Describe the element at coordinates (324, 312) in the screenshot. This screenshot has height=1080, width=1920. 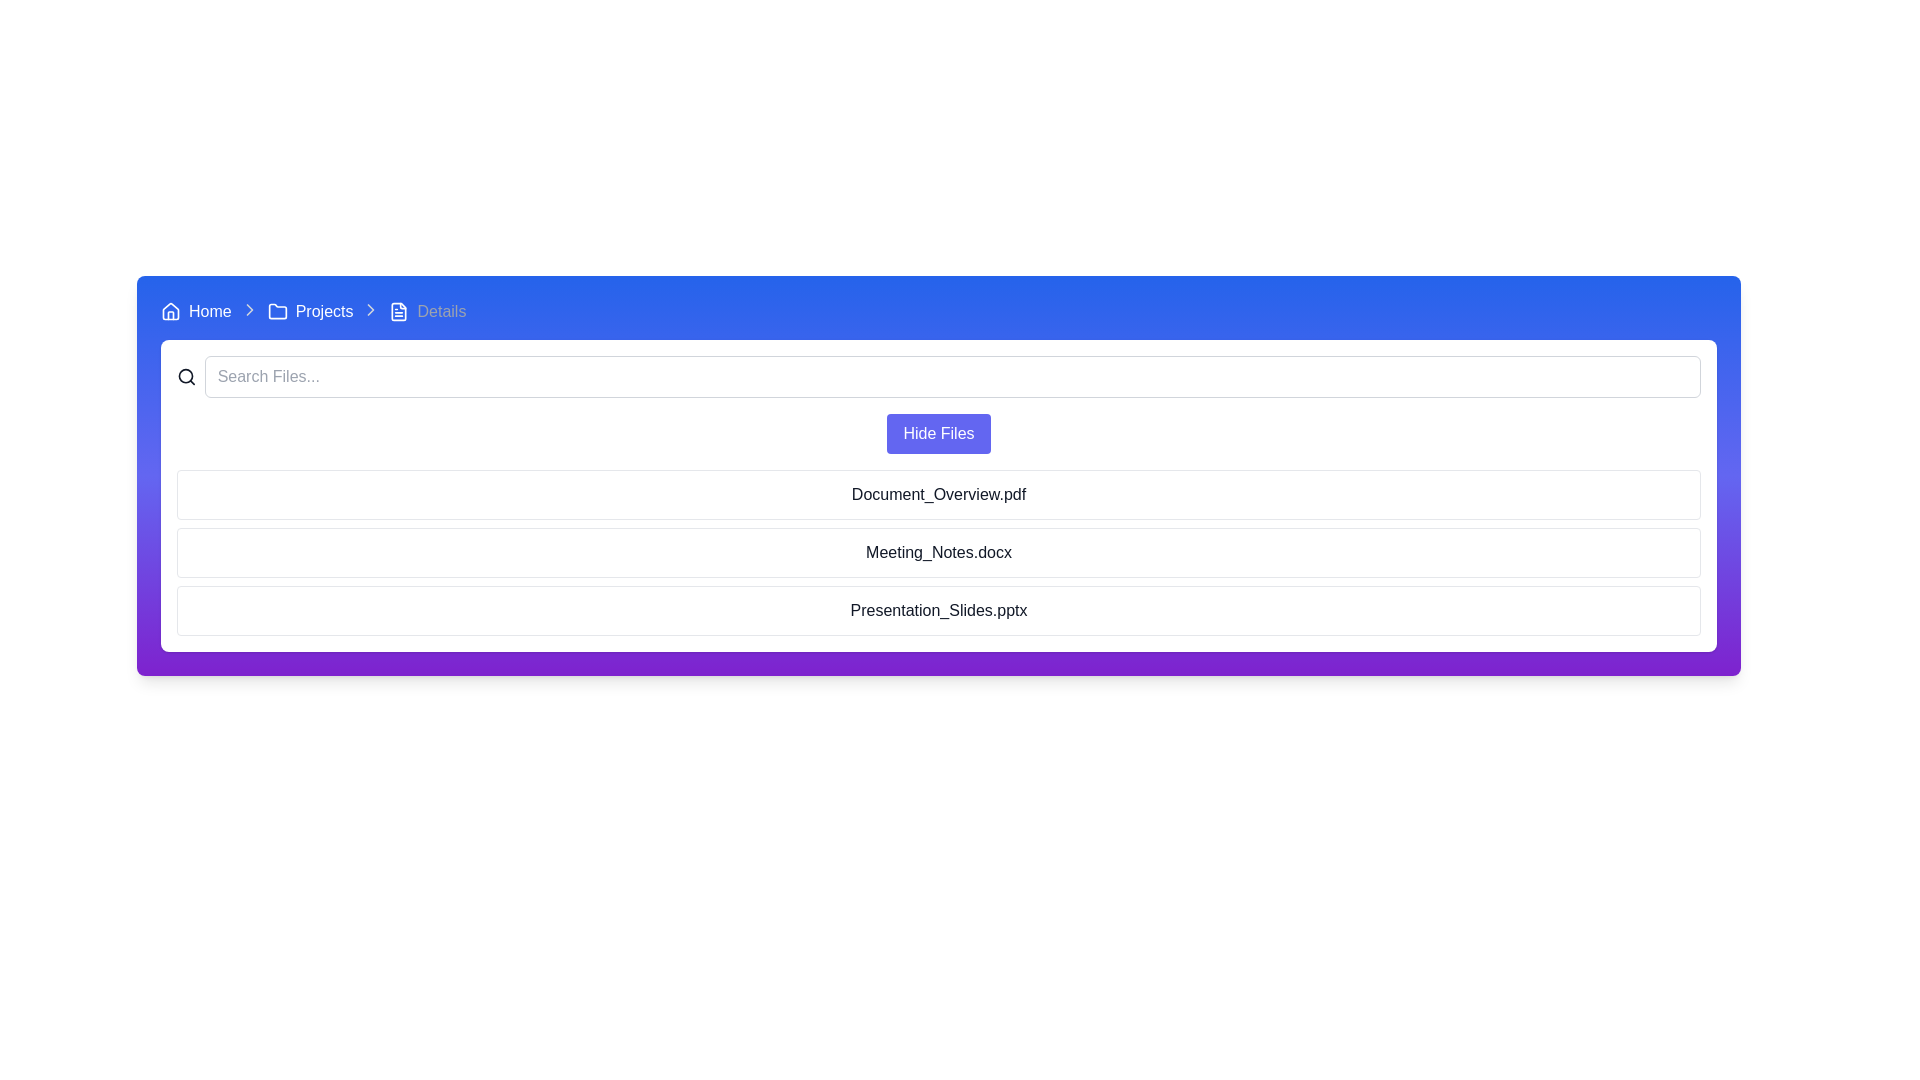
I see `the 'Projects' interactive text link located in the breadcrumb navigation bar` at that location.